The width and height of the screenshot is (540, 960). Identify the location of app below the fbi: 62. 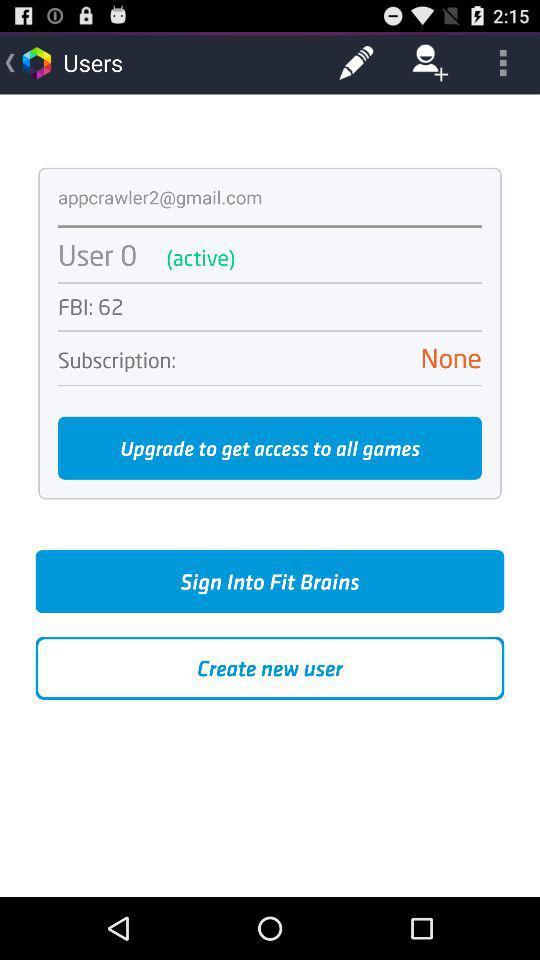
(270, 331).